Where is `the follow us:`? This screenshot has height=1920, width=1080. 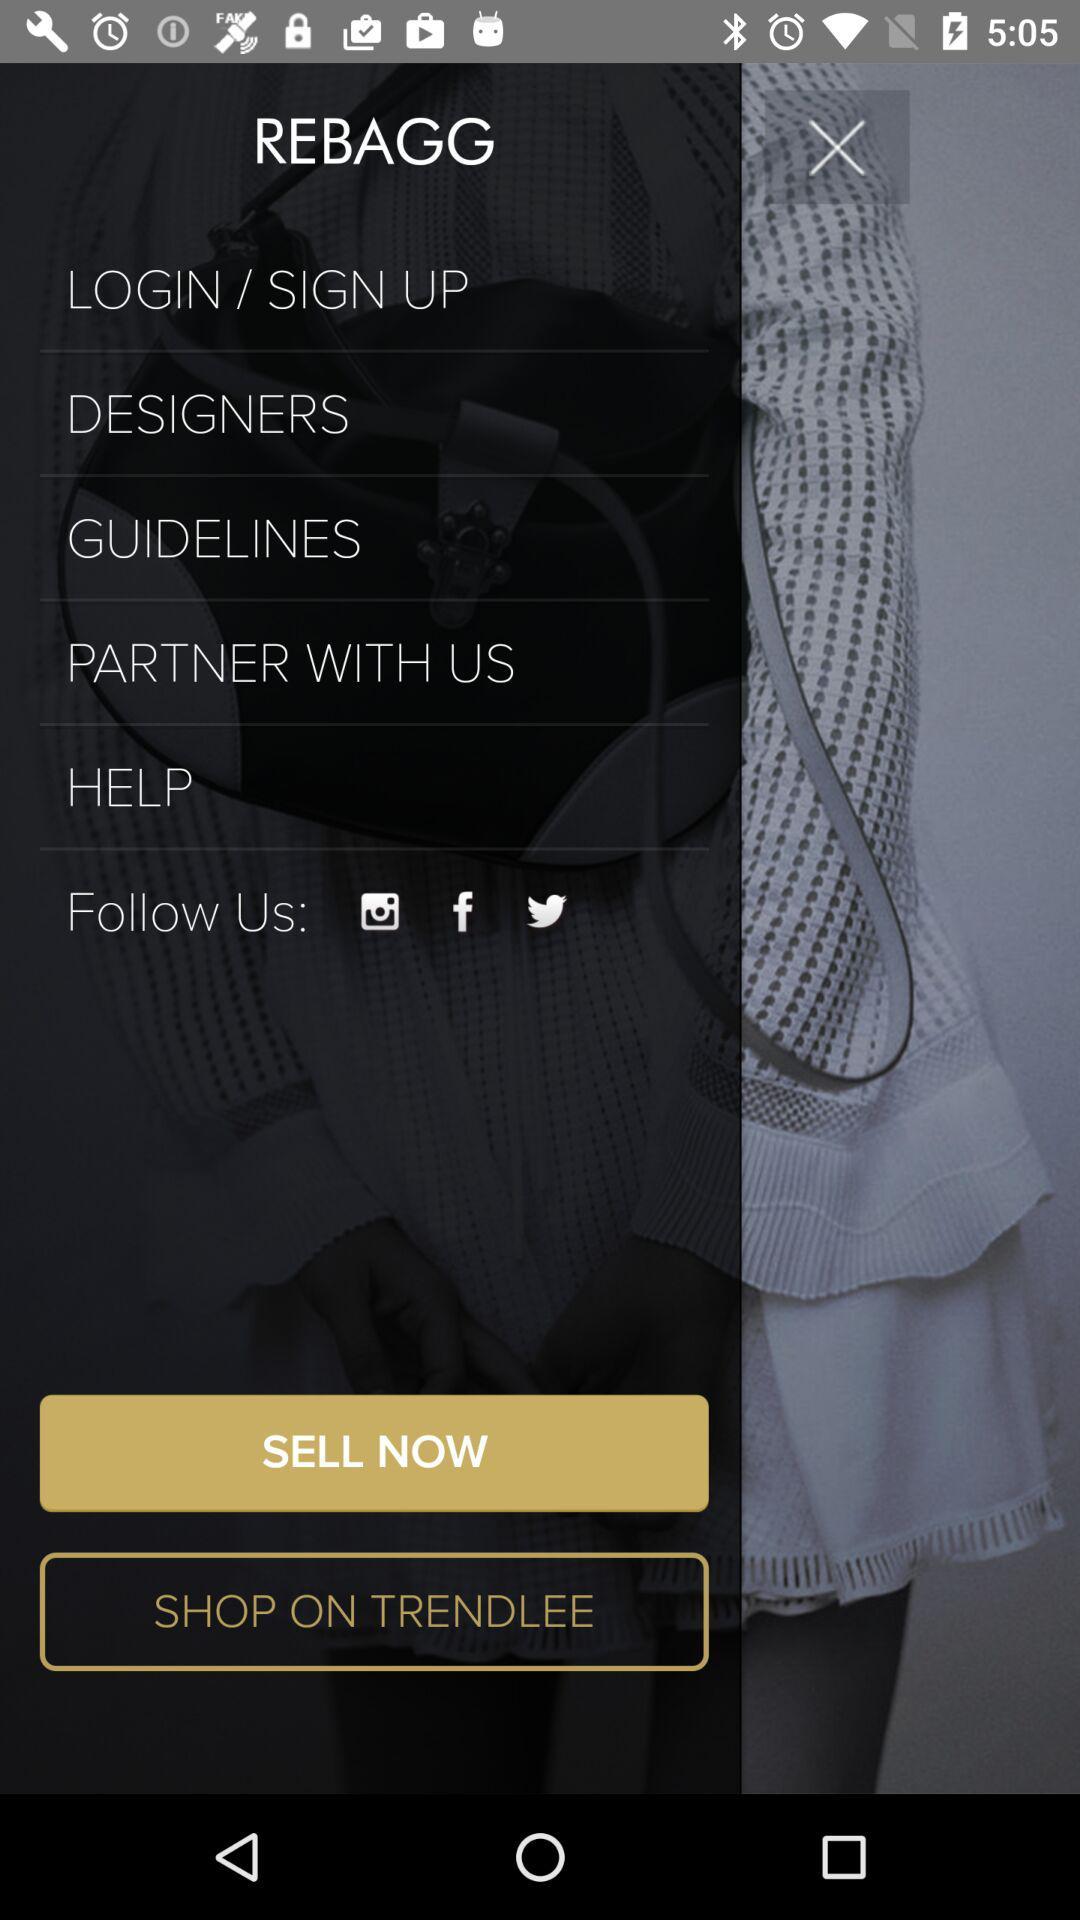 the follow us: is located at coordinates (187, 911).